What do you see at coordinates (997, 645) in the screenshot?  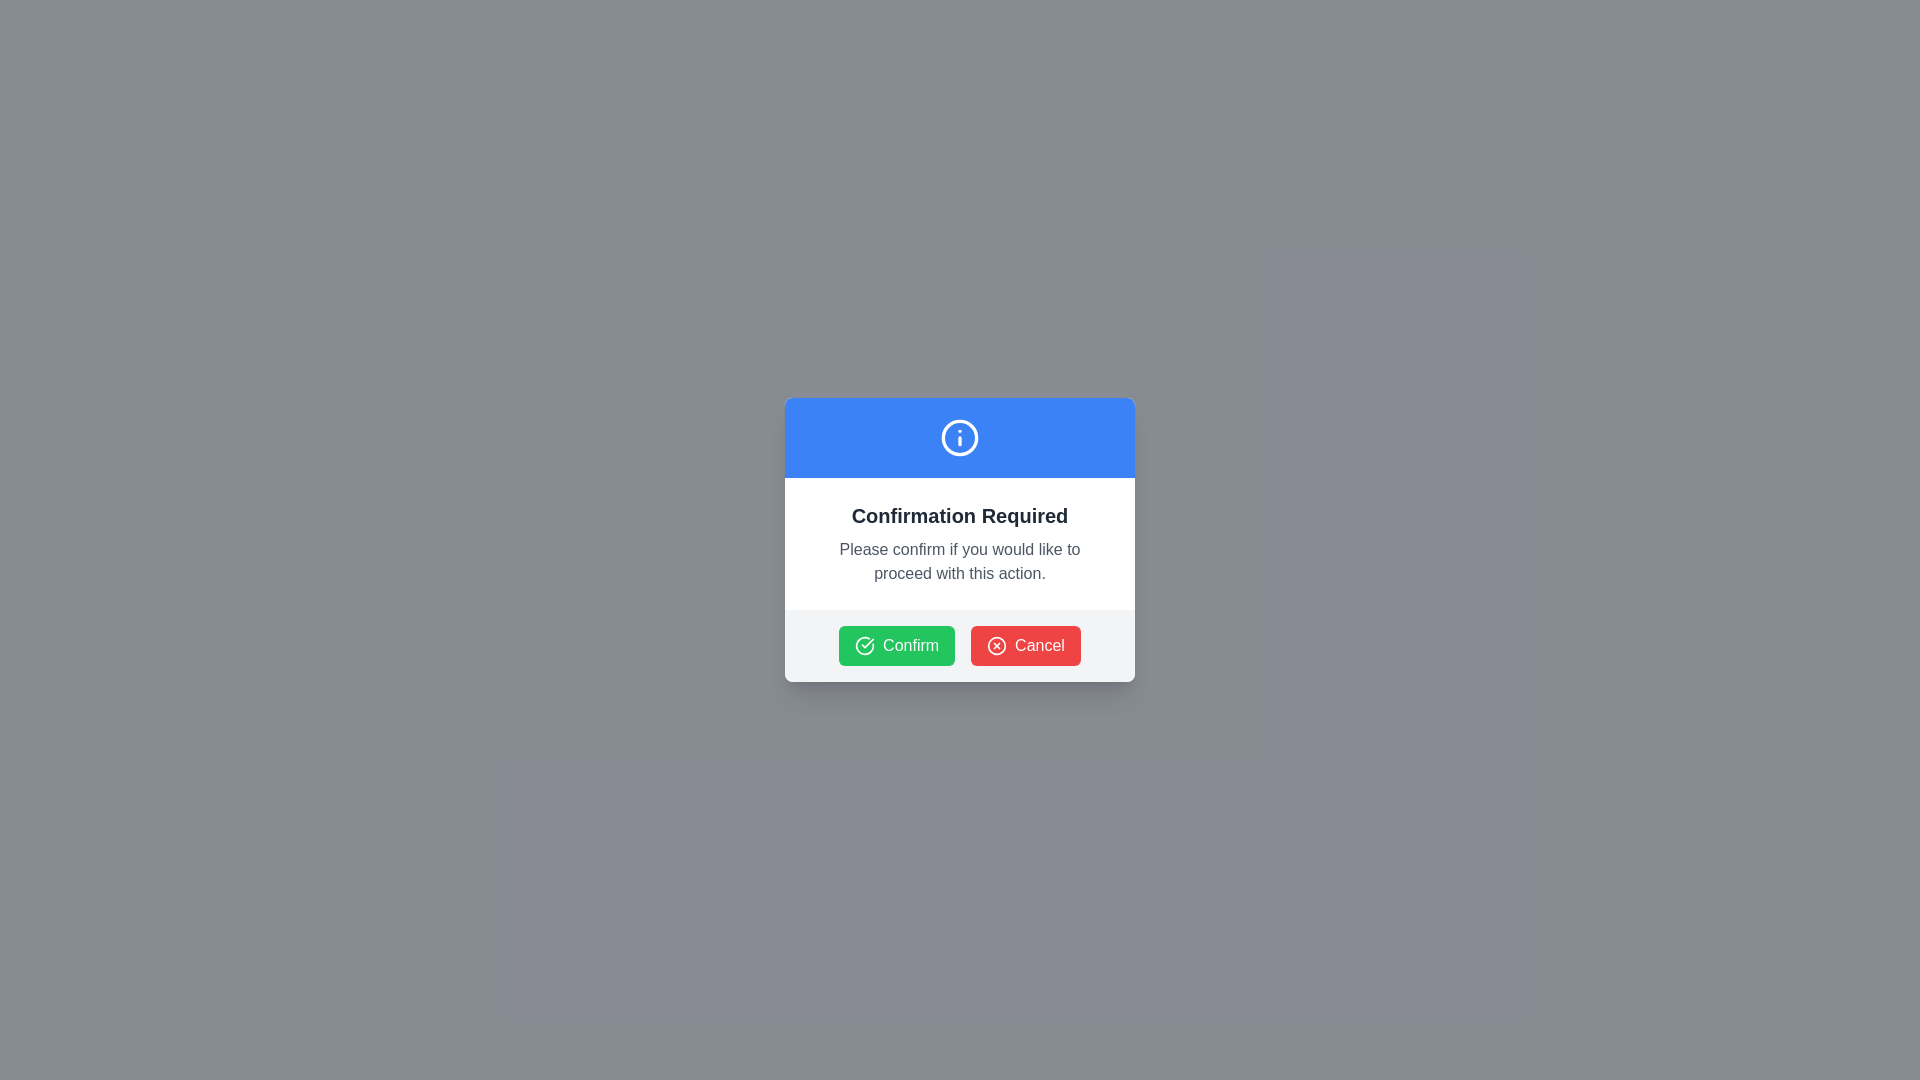 I see `the 'Cancel' button which contains the stylized 'X' icon within a circle, positioned to the left of the 'Cancel' text, located towards the bottom right of the action dialog box` at bounding box center [997, 645].